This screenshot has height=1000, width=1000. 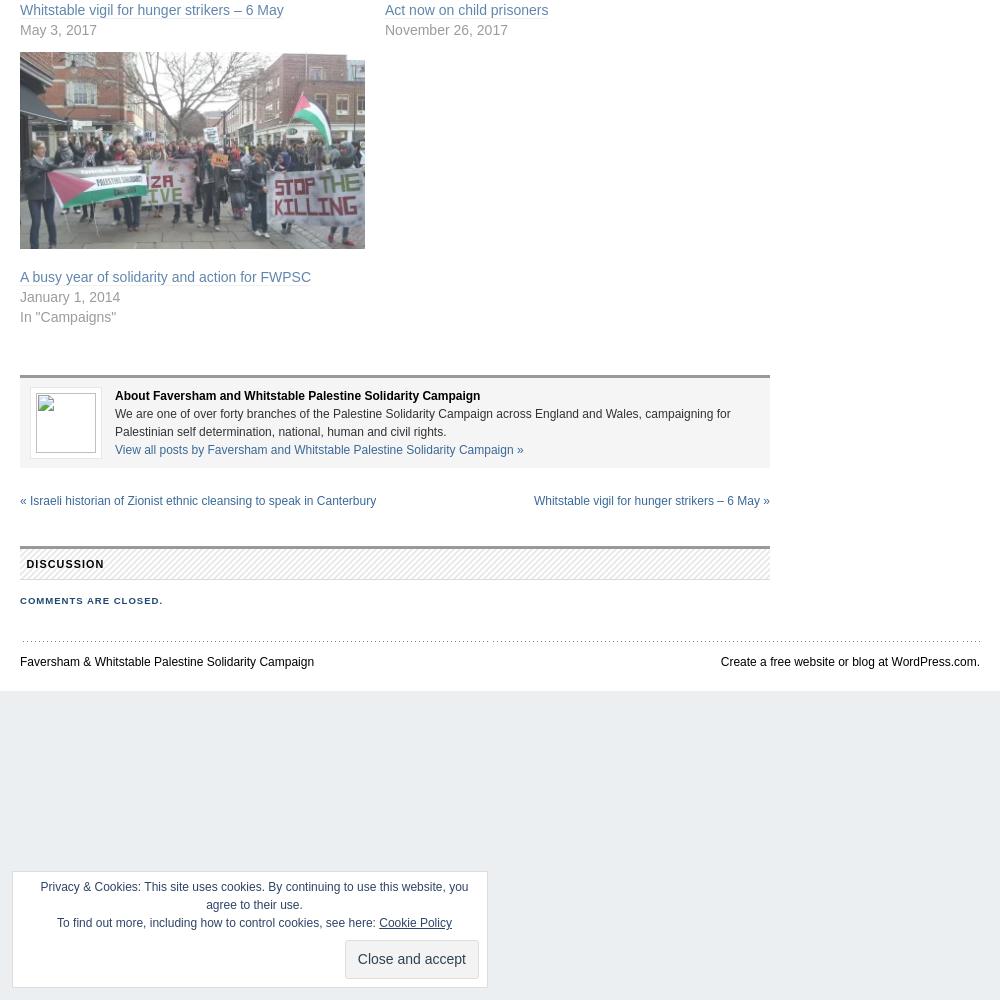 I want to click on 'Discussion', so click(x=64, y=563).